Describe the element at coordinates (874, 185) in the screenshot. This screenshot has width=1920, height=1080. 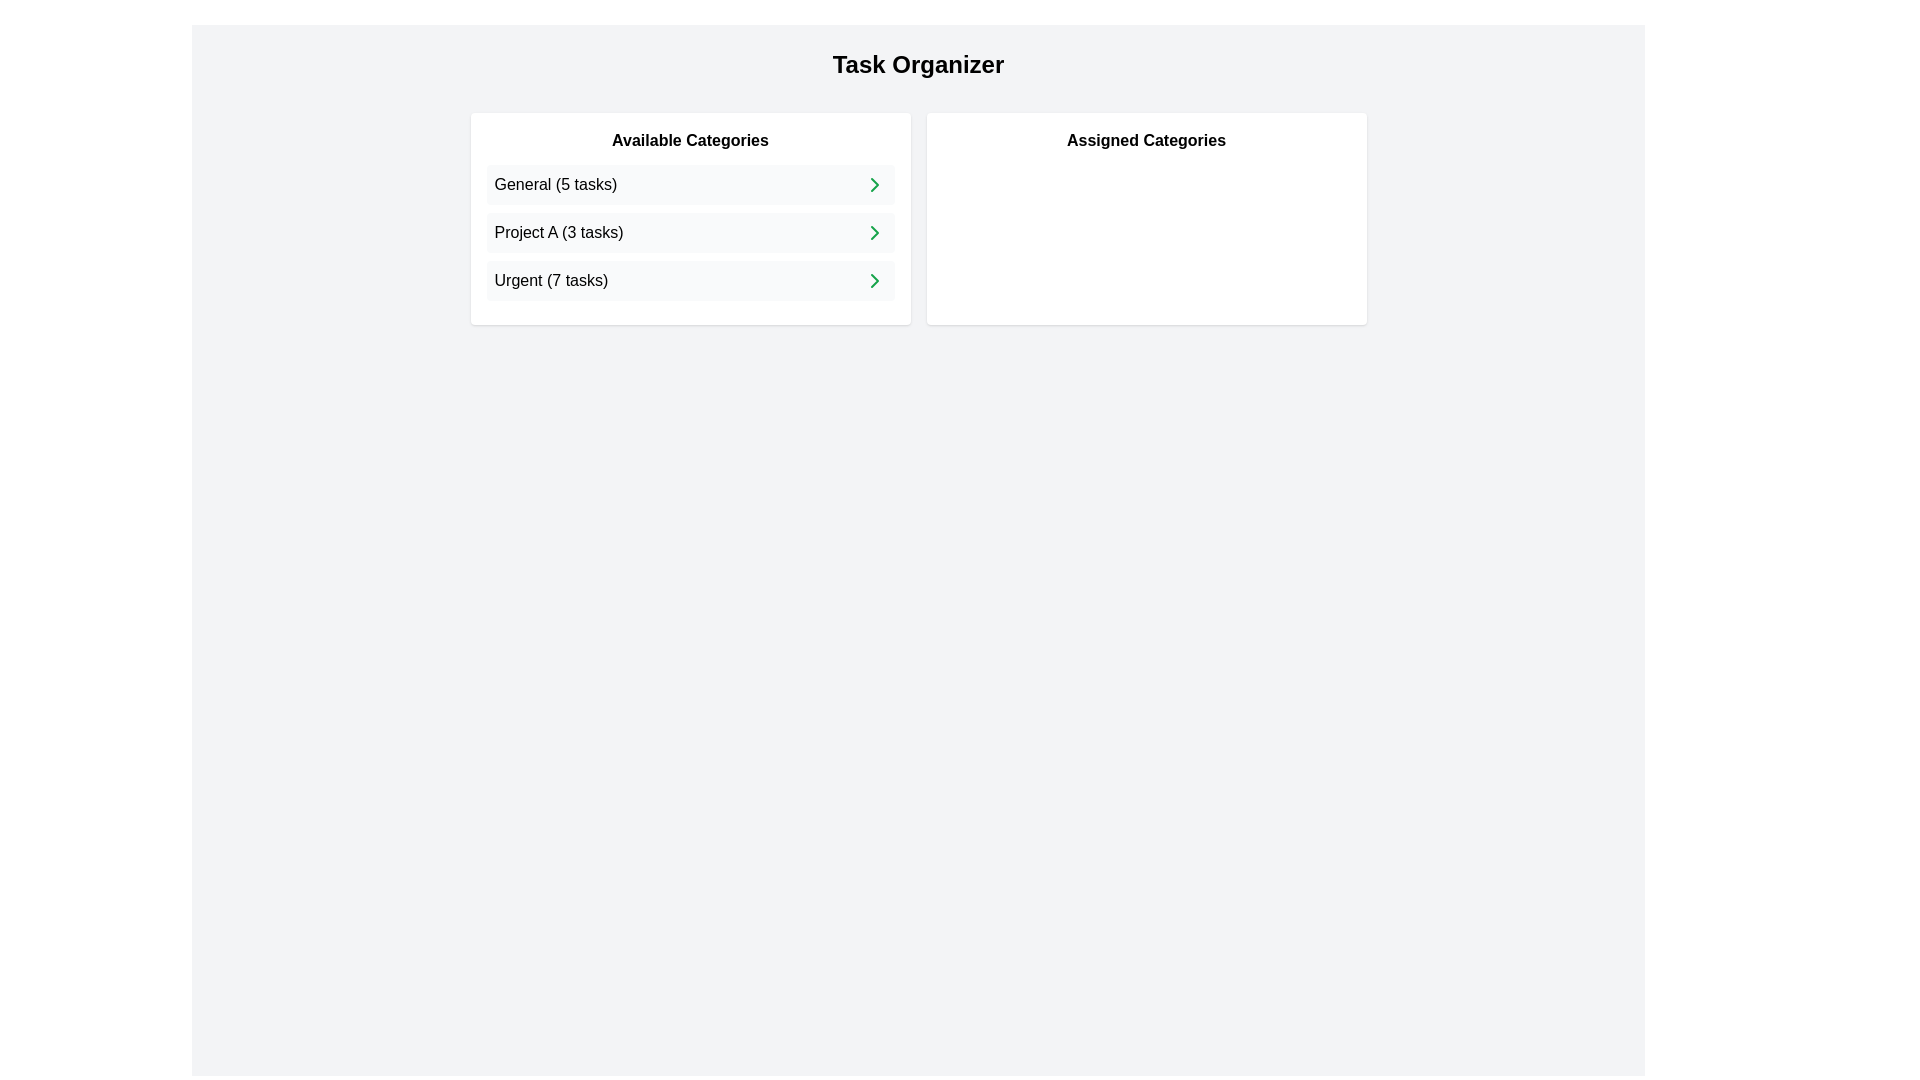
I see `right arrow next to the category General (5 tasks) in the 'Available Categories' list to assign it to the 'Assigned Categories' list` at that location.